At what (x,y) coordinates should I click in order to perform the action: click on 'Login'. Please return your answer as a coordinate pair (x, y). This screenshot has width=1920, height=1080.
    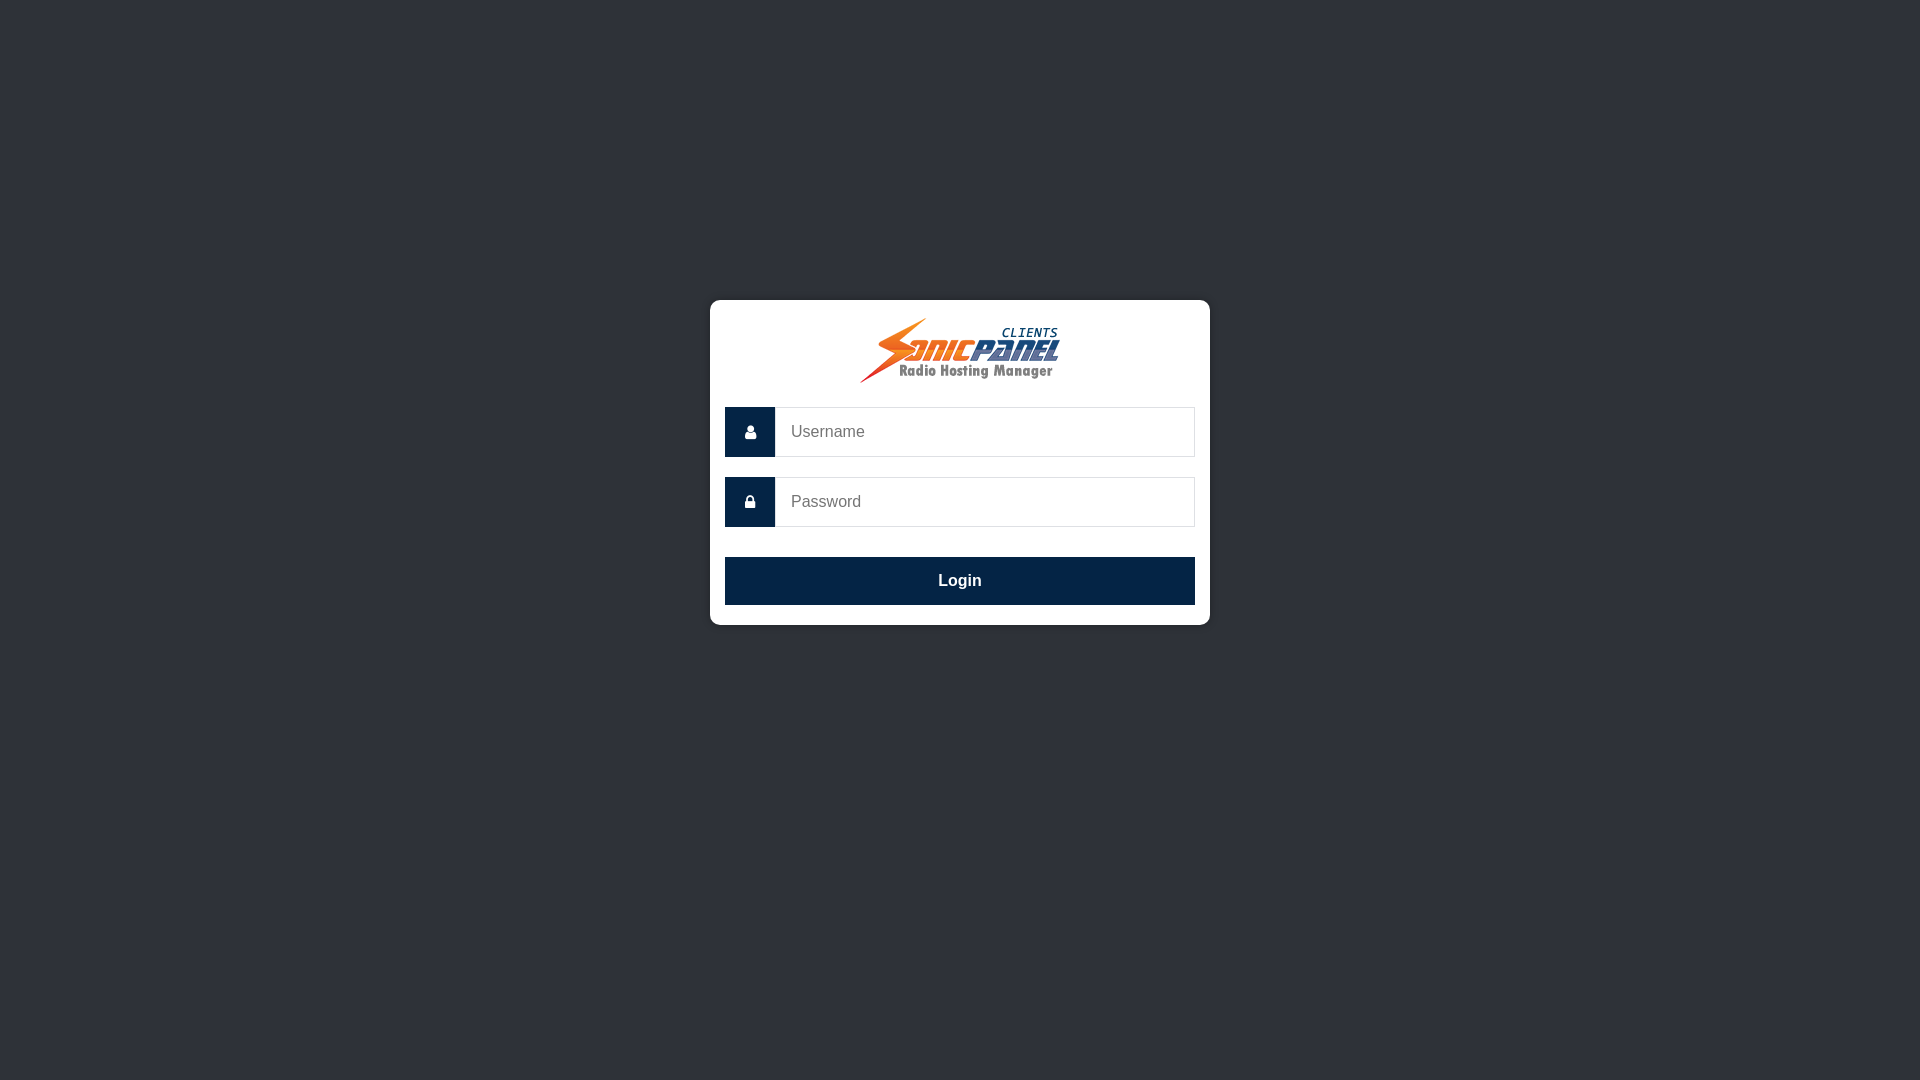
    Looking at the image, I should click on (960, 581).